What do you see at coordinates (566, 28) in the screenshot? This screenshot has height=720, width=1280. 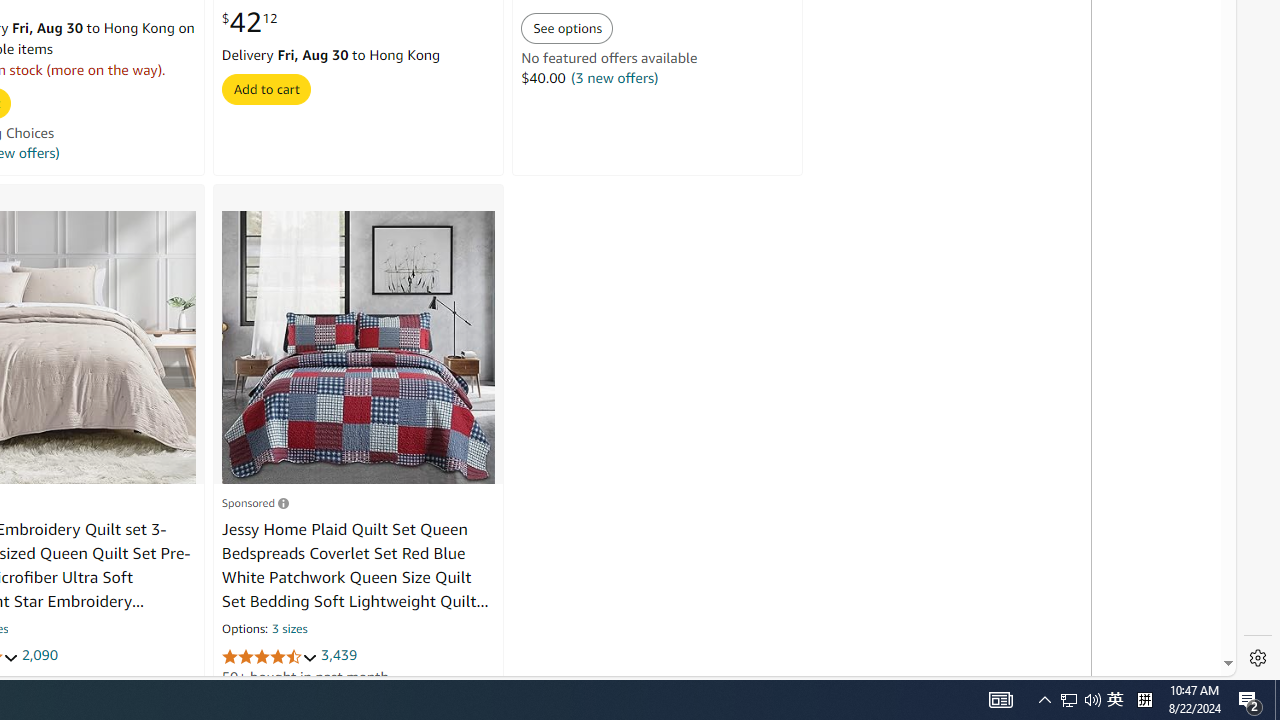 I see `'See options'` at bounding box center [566, 28].